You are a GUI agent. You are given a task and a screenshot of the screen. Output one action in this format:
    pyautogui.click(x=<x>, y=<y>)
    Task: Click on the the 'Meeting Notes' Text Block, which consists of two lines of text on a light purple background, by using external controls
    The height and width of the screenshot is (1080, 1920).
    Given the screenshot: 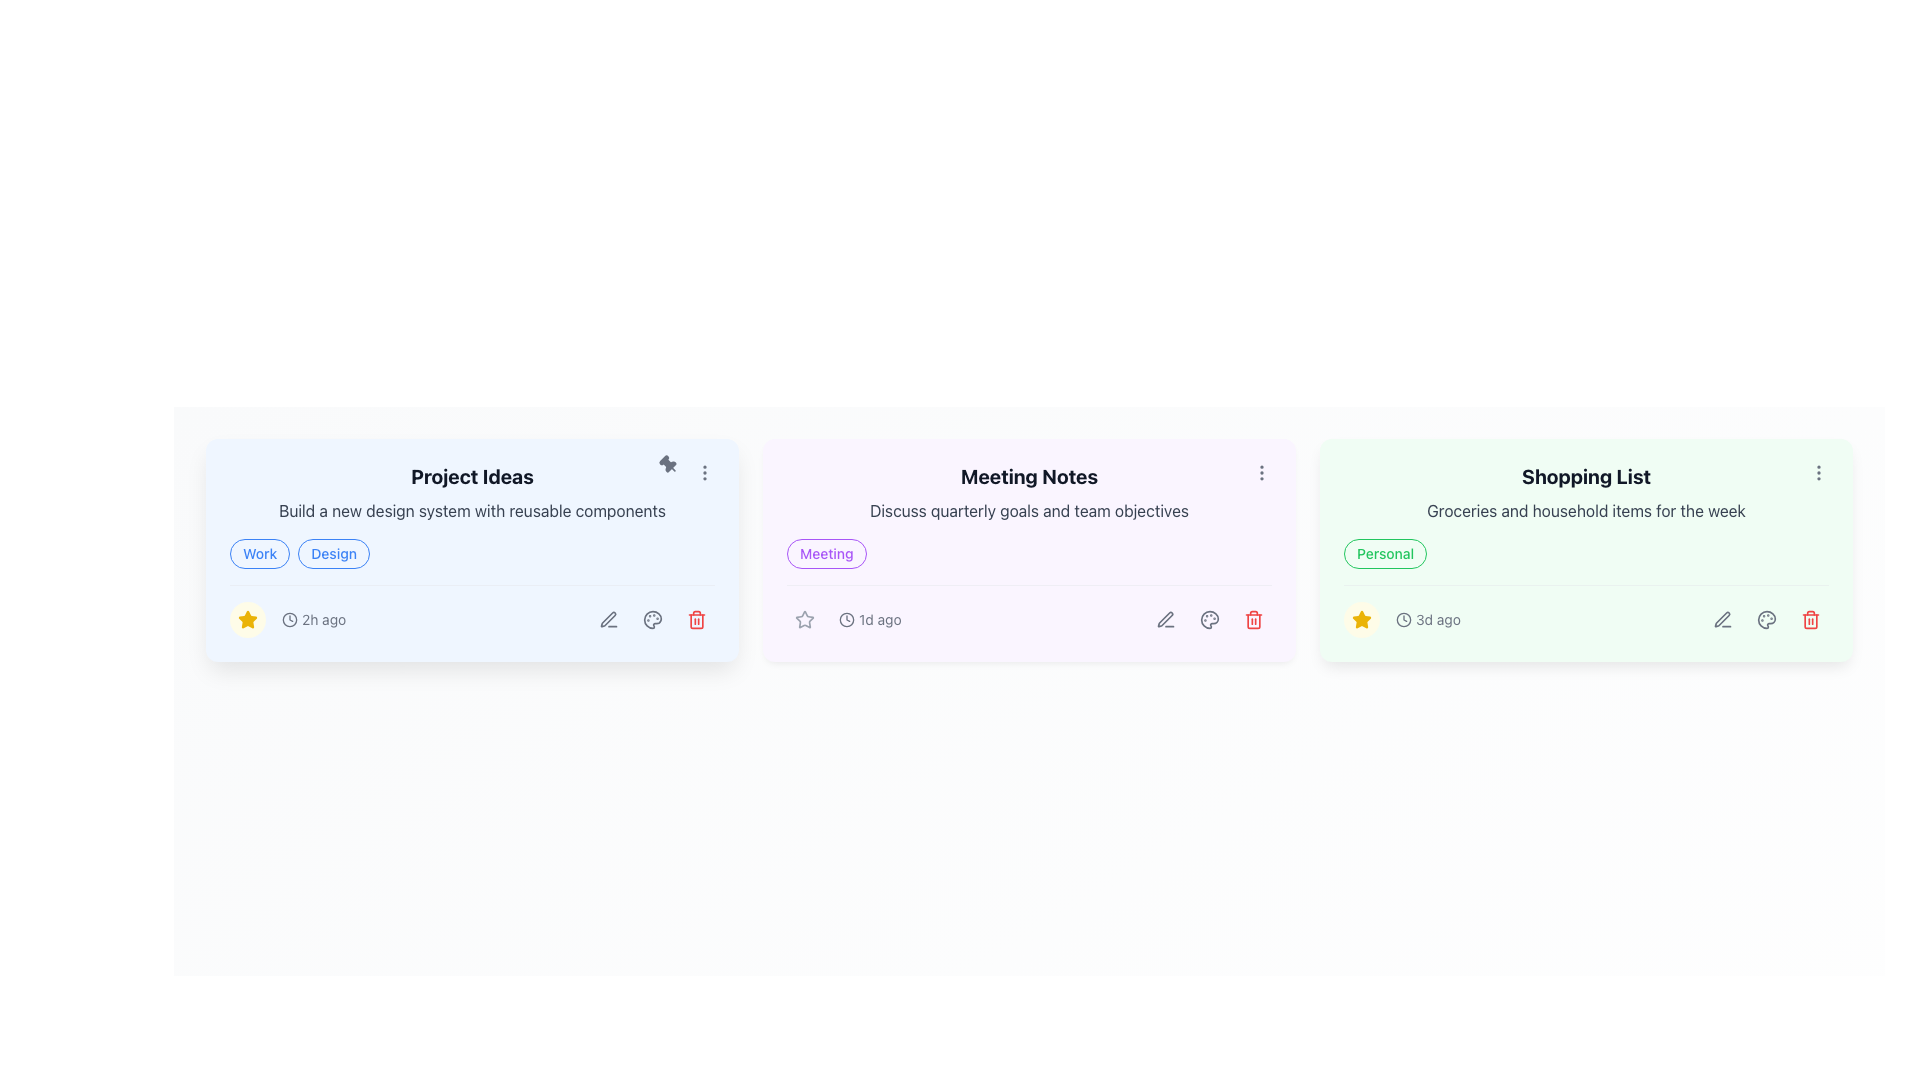 What is the action you would take?
    pyautogui.click(x=1029, y=493)
    